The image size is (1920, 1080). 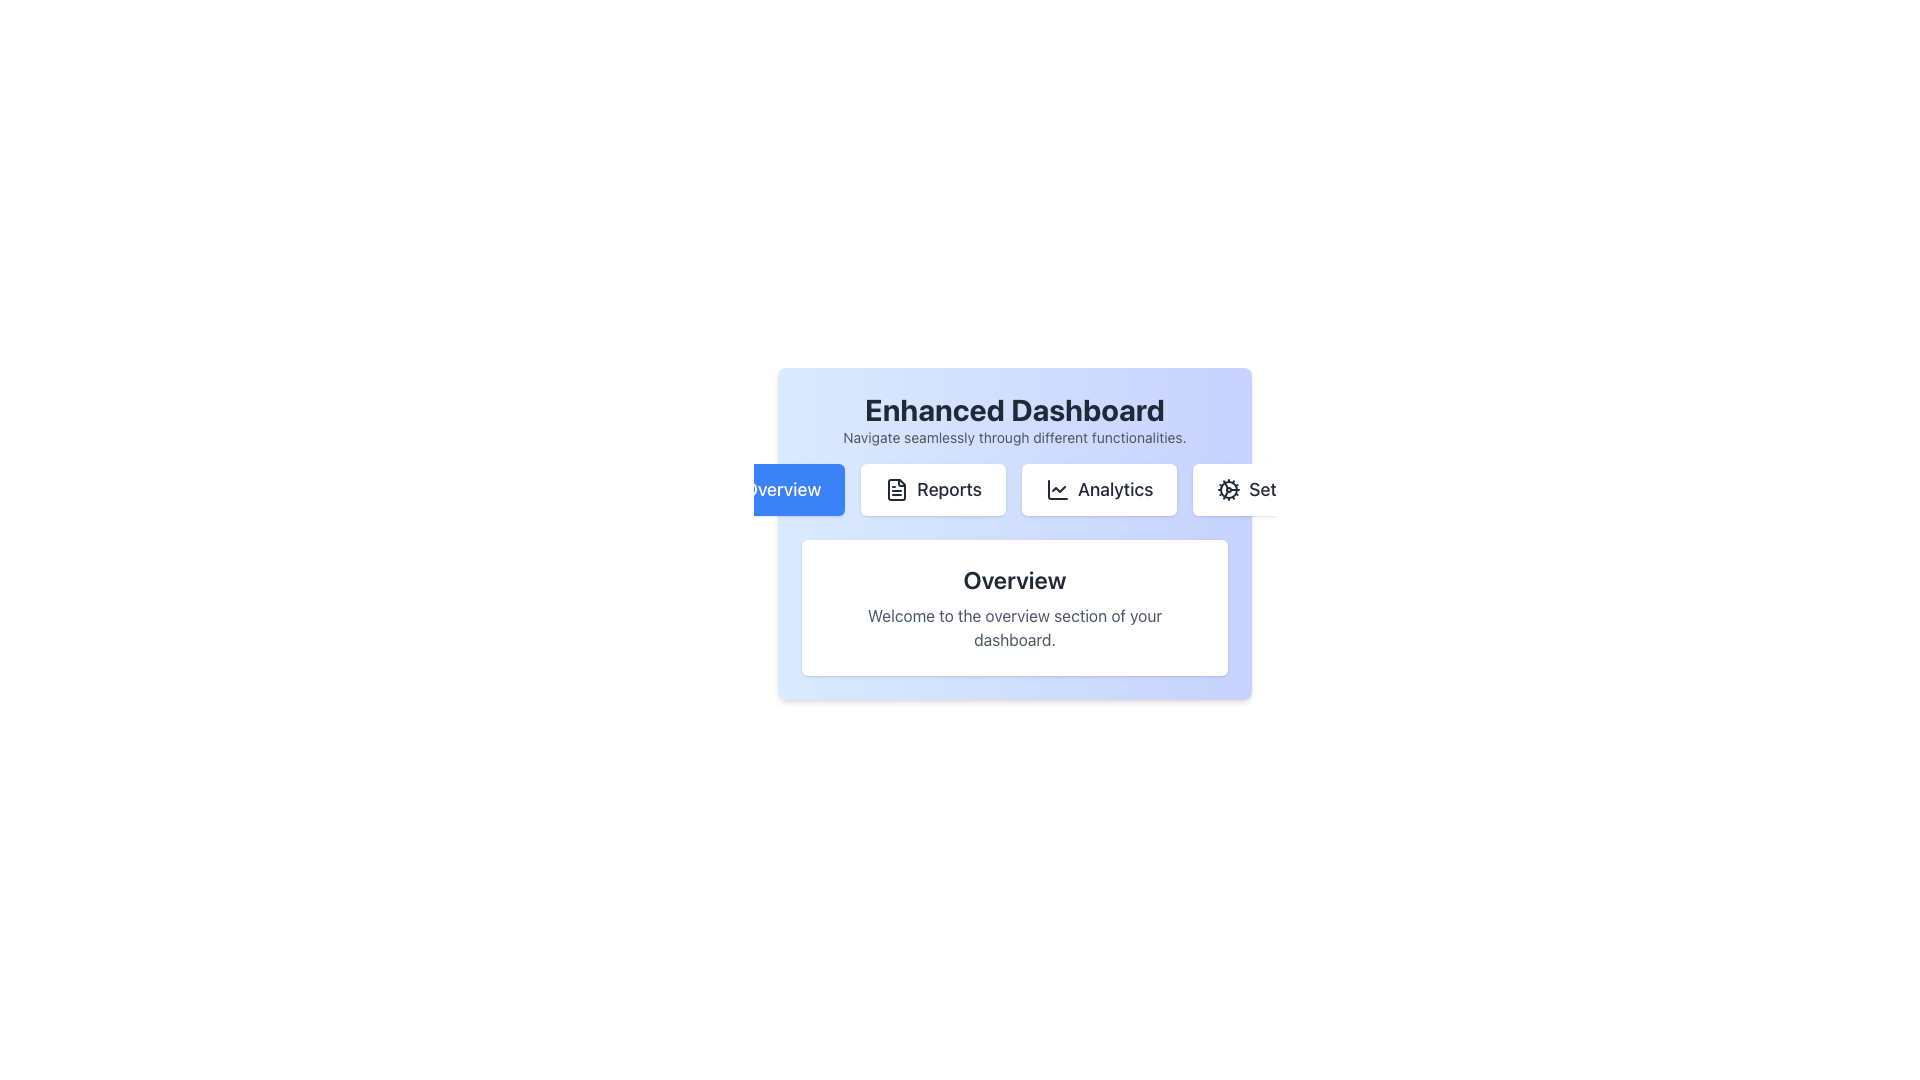 What do you see at coordinates (1056, 489) in the screenshot?
I see `the small chart-like icon representing analytics, located within the 'Analytics' button, positioned between the 'Reports' and 'Set' buttons in the top-center of the interface` at bounding box center [1056, 489].